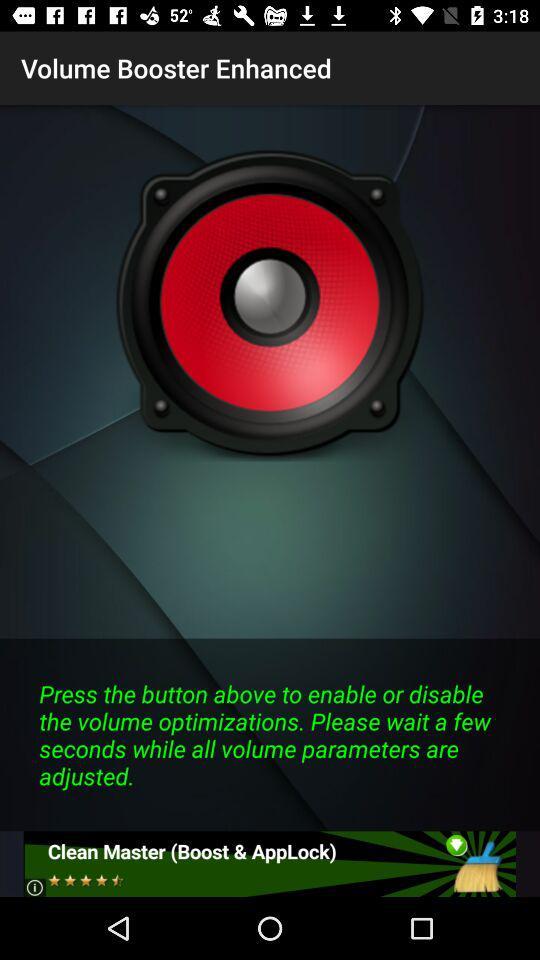  What do you see at coordinates (269, 863) in the screenshot?
I see `open the specific page` at bounding box center [269, 863].